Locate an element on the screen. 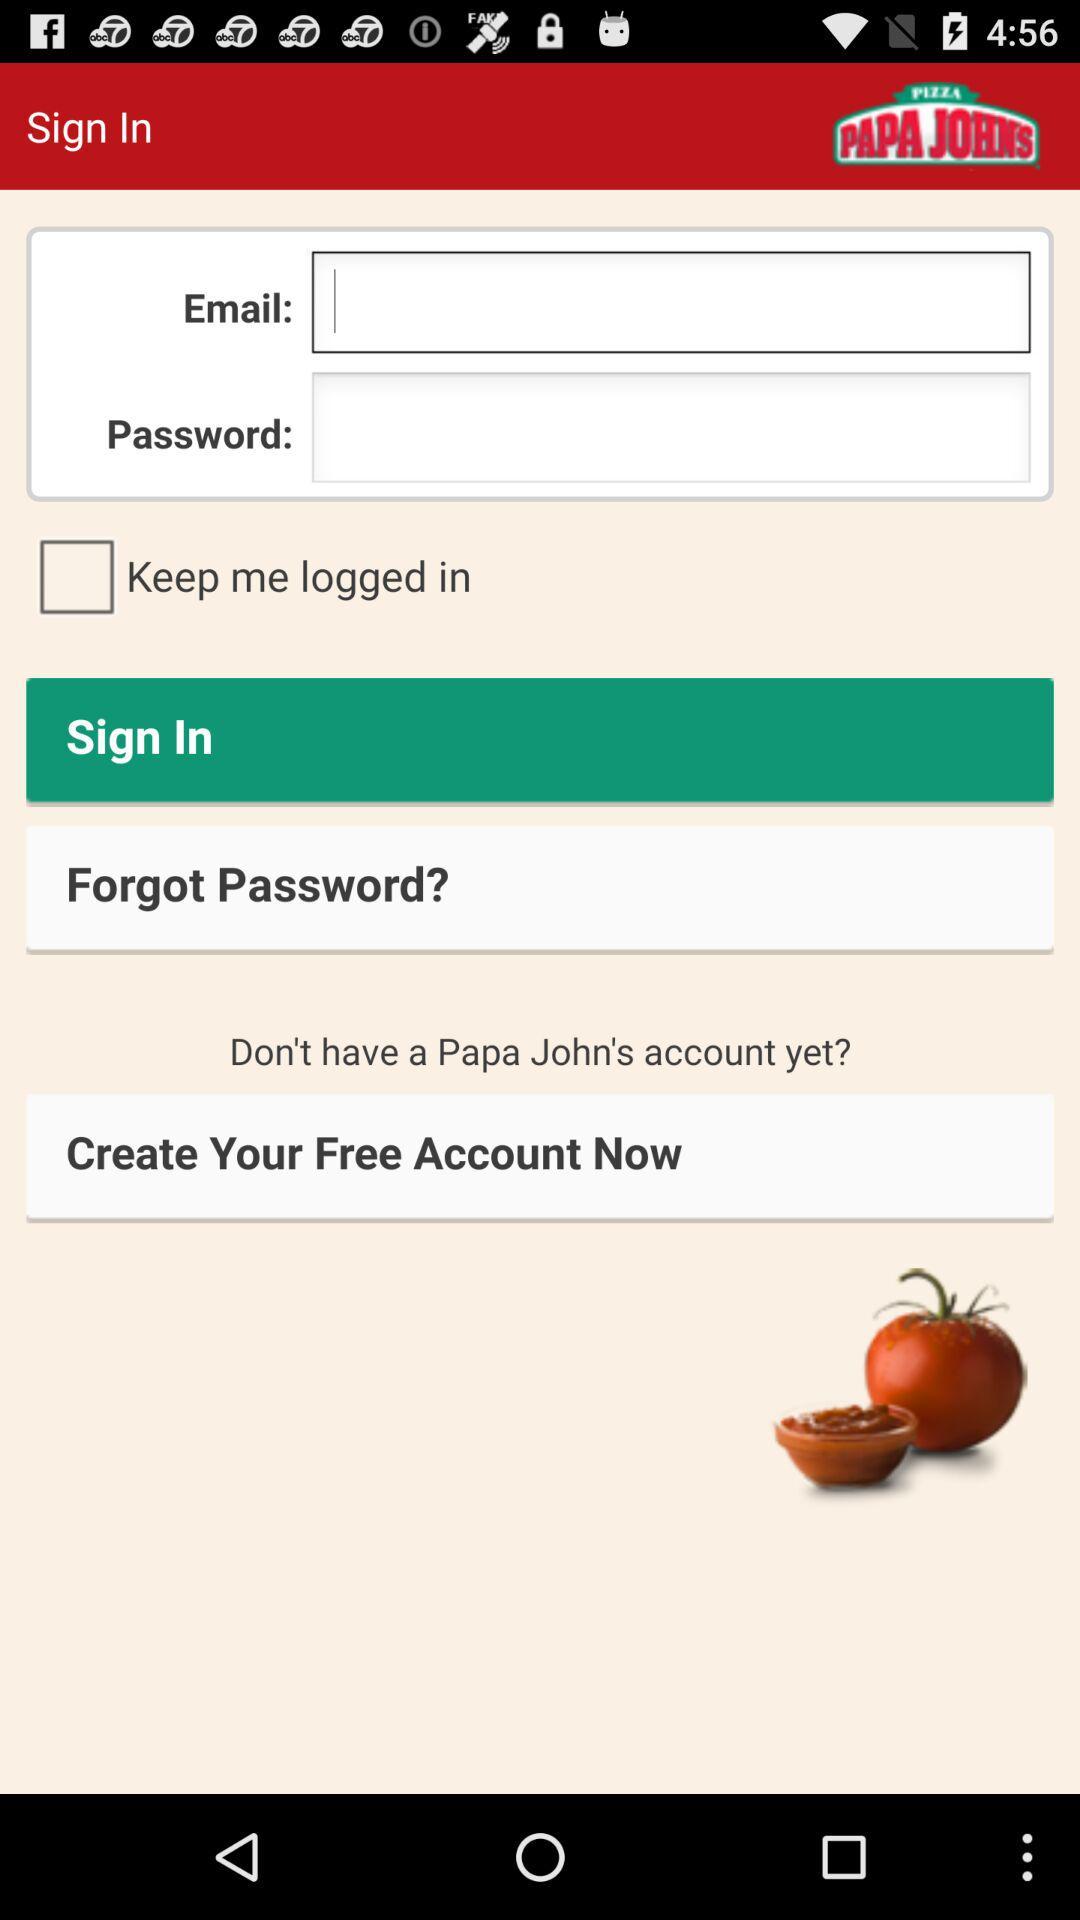 The image size is (1080, 1920). icon below sign in is located at coordinates (540, 889).